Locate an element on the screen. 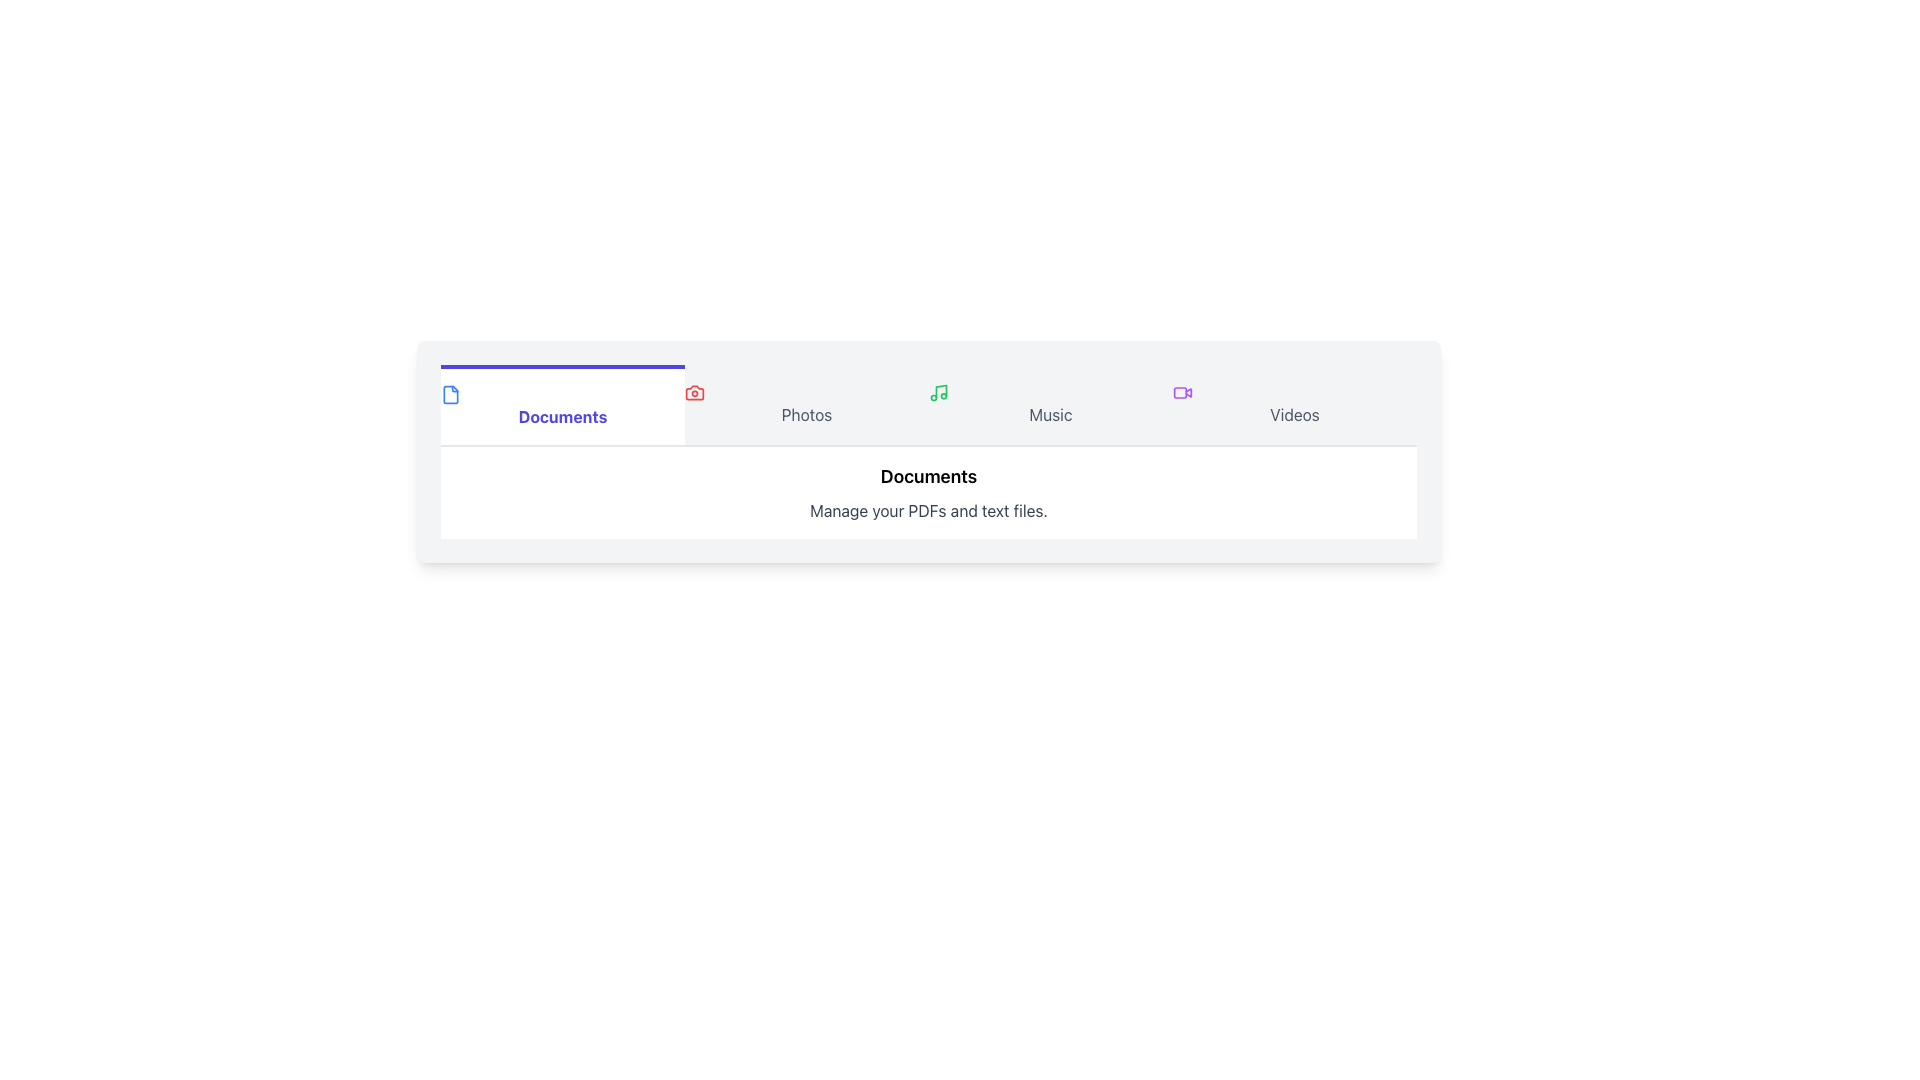  the 'Music' category icon located in the third position from the left in the horizontal navigation menu is located at coordinates (940, 391).